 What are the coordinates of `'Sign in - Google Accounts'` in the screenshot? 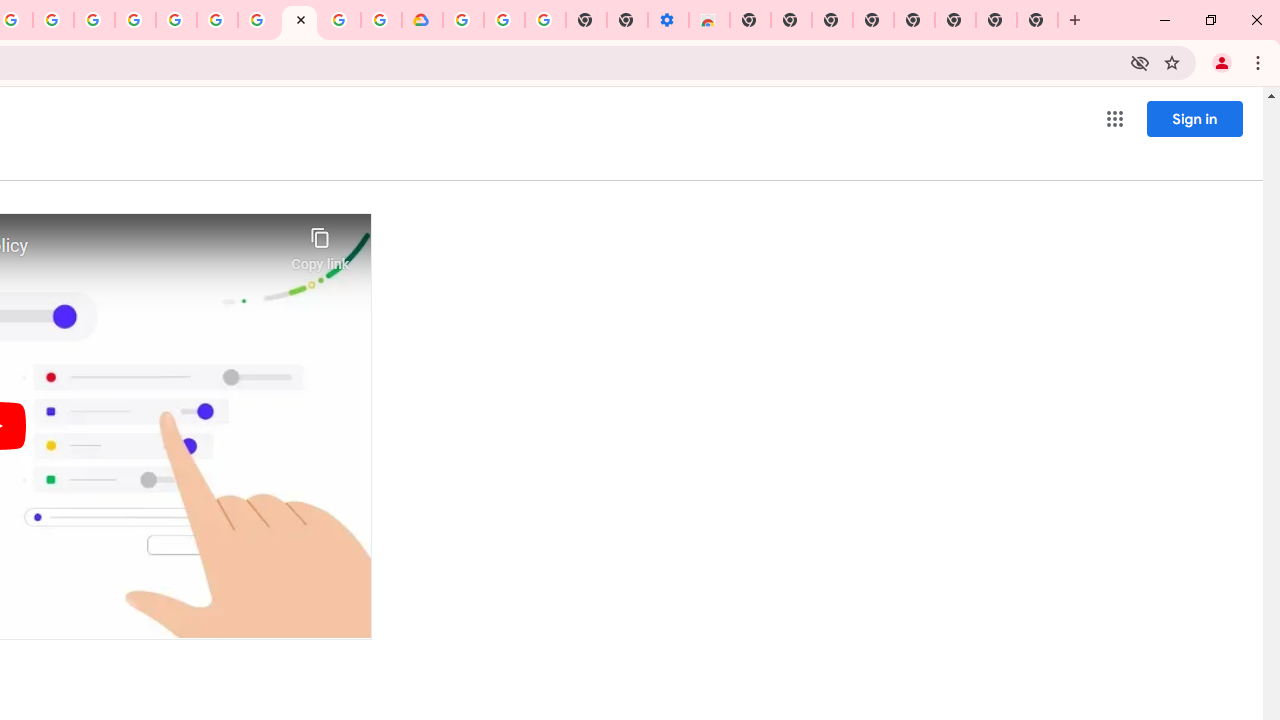 It's located at (462, 20).